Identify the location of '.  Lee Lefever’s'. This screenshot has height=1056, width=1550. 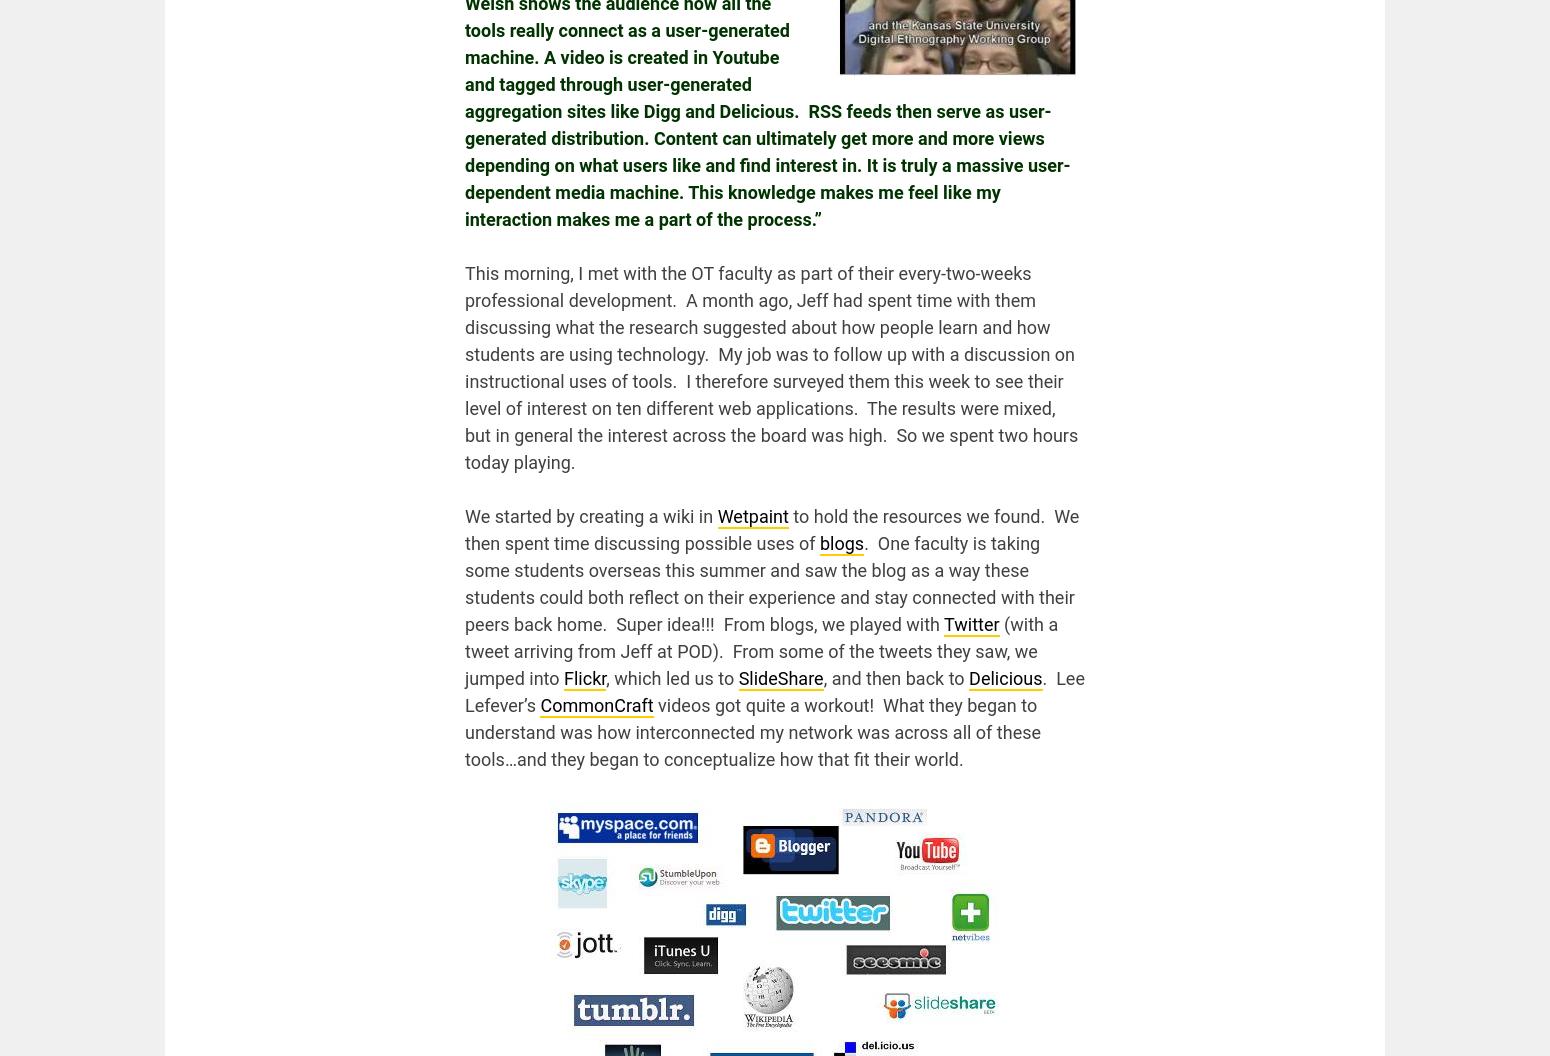
(774, 691).